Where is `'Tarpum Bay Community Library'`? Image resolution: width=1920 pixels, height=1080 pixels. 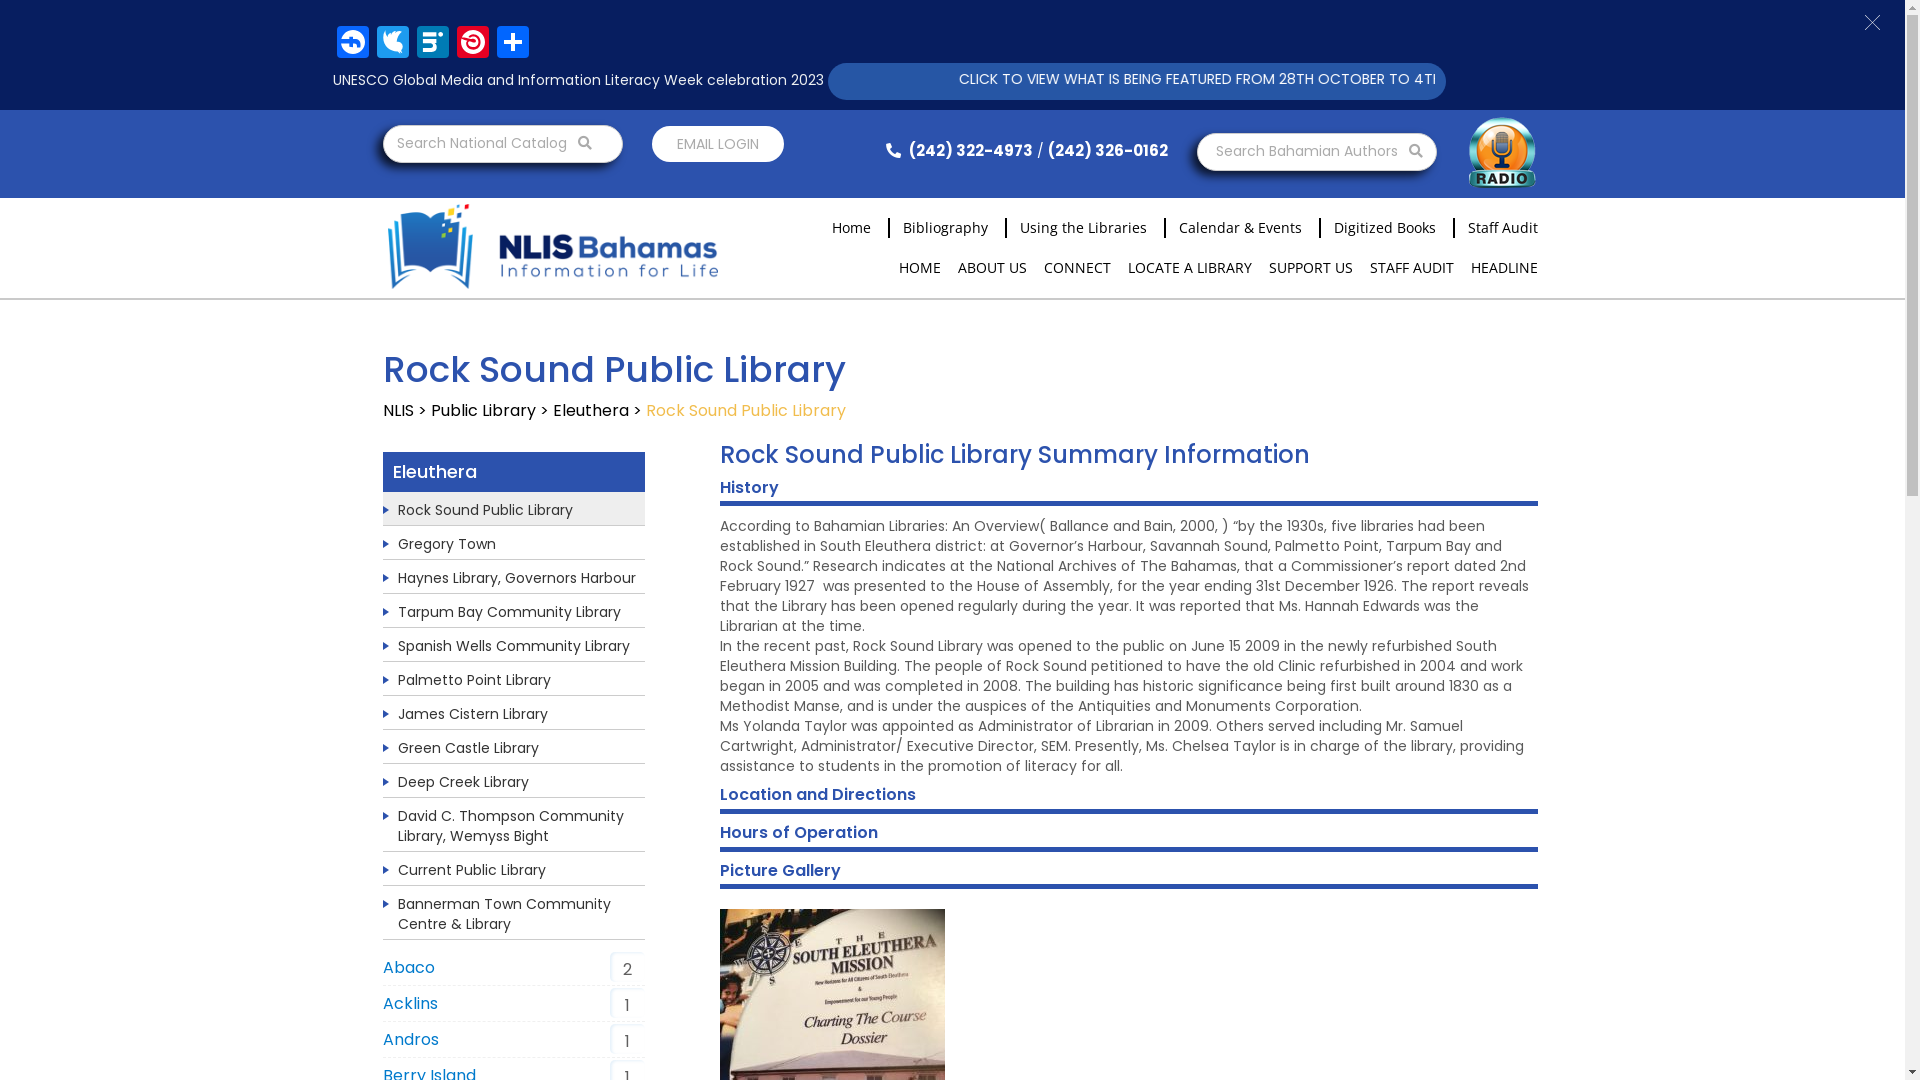 'Tarpum Bay Community Library' is located at coordinates (509, 611).